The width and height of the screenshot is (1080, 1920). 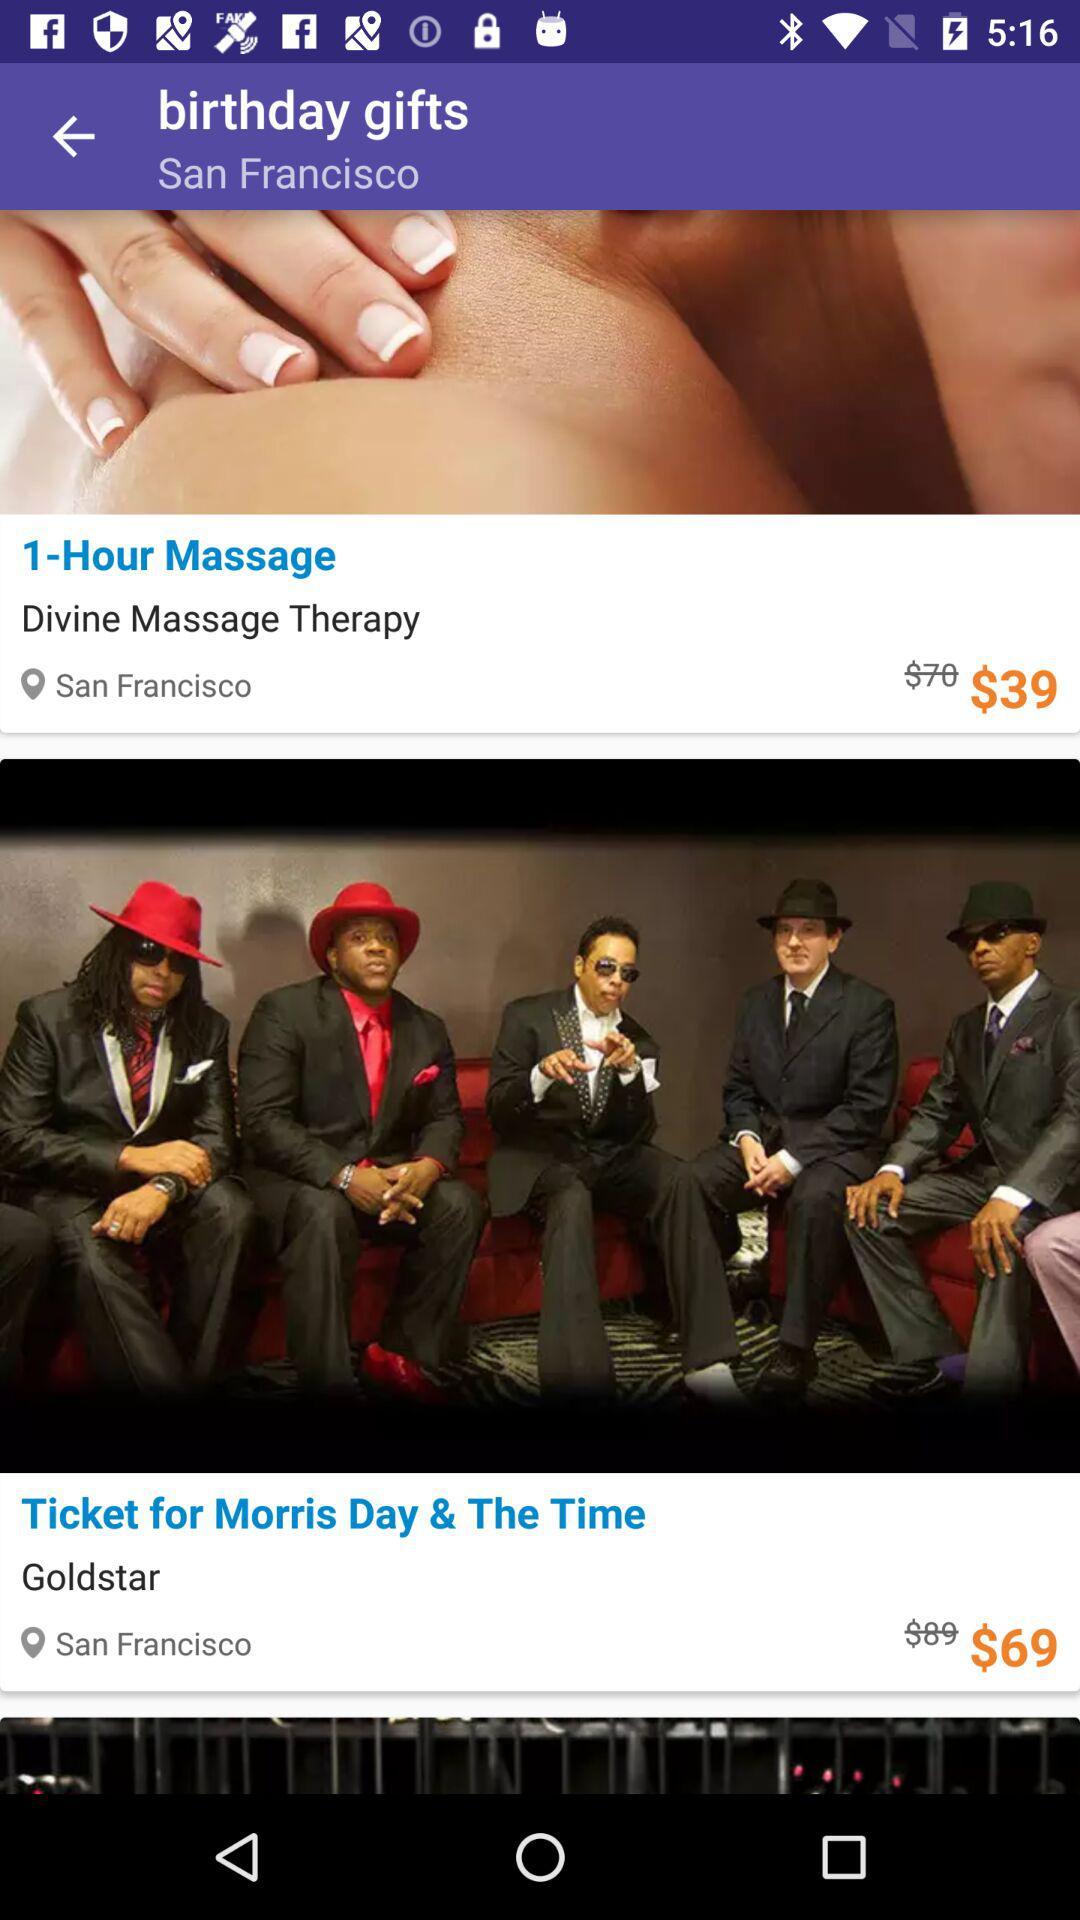 I want to click on app to the left of birthday gifts app, so click(x=72, y=135).